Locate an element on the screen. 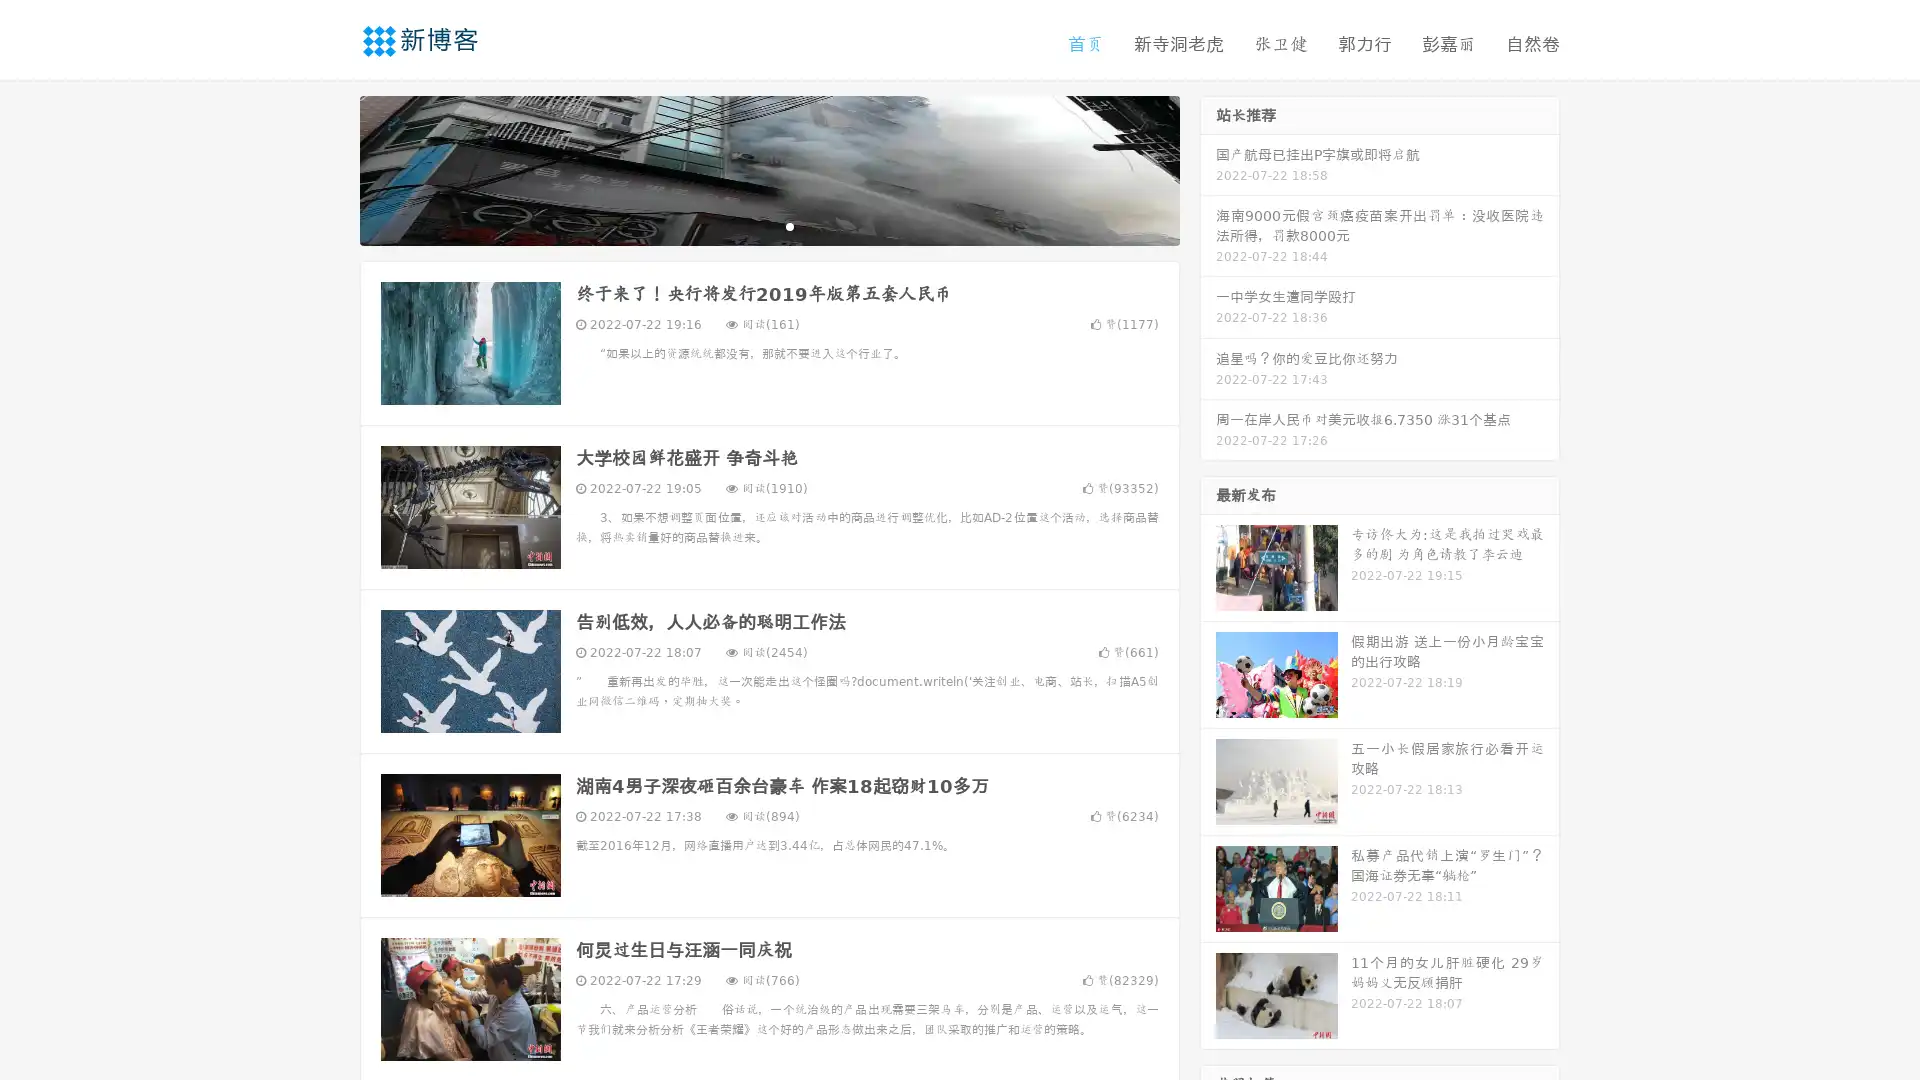 The height and width of the screenshot is (1080, 1920). Go to slide 1 is located at coordinates (748, 225).